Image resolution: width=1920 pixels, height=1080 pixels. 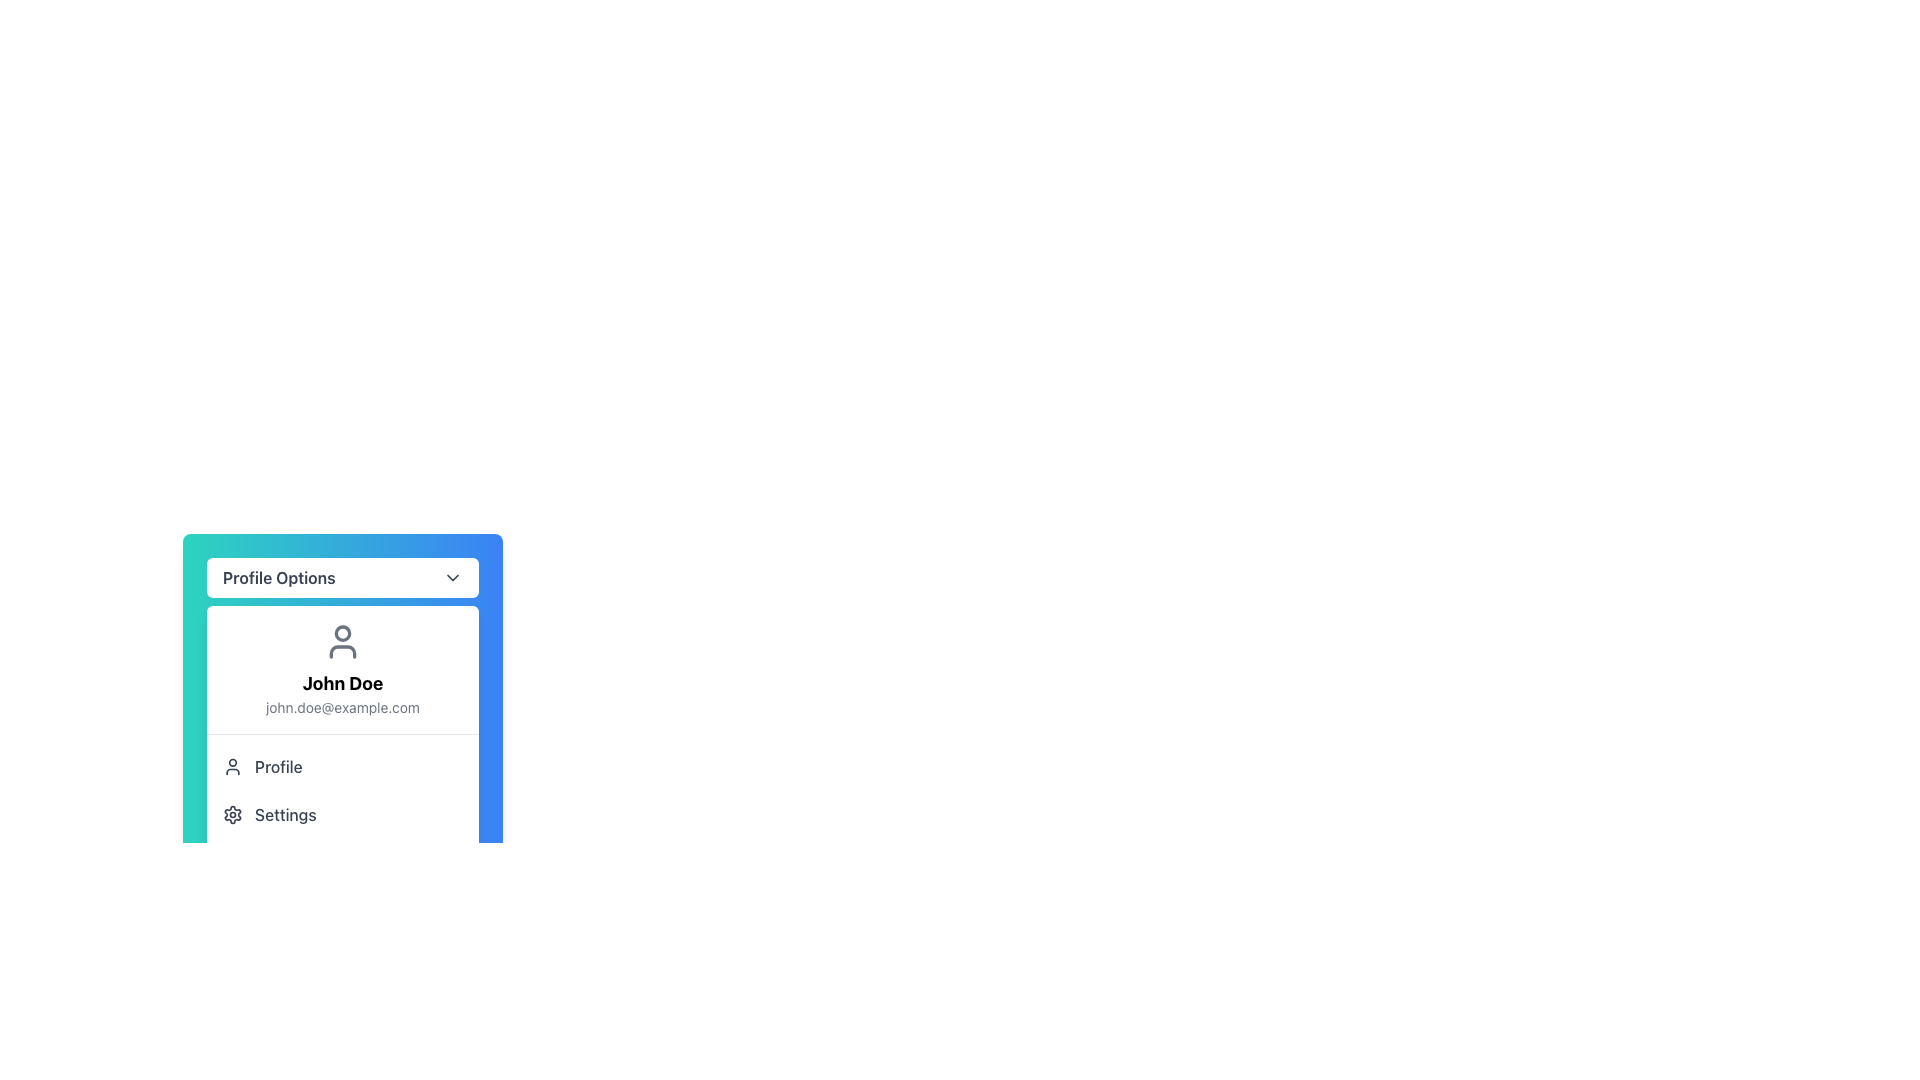 I want to click on the dropdown menu options, so click(x=342, y=749).